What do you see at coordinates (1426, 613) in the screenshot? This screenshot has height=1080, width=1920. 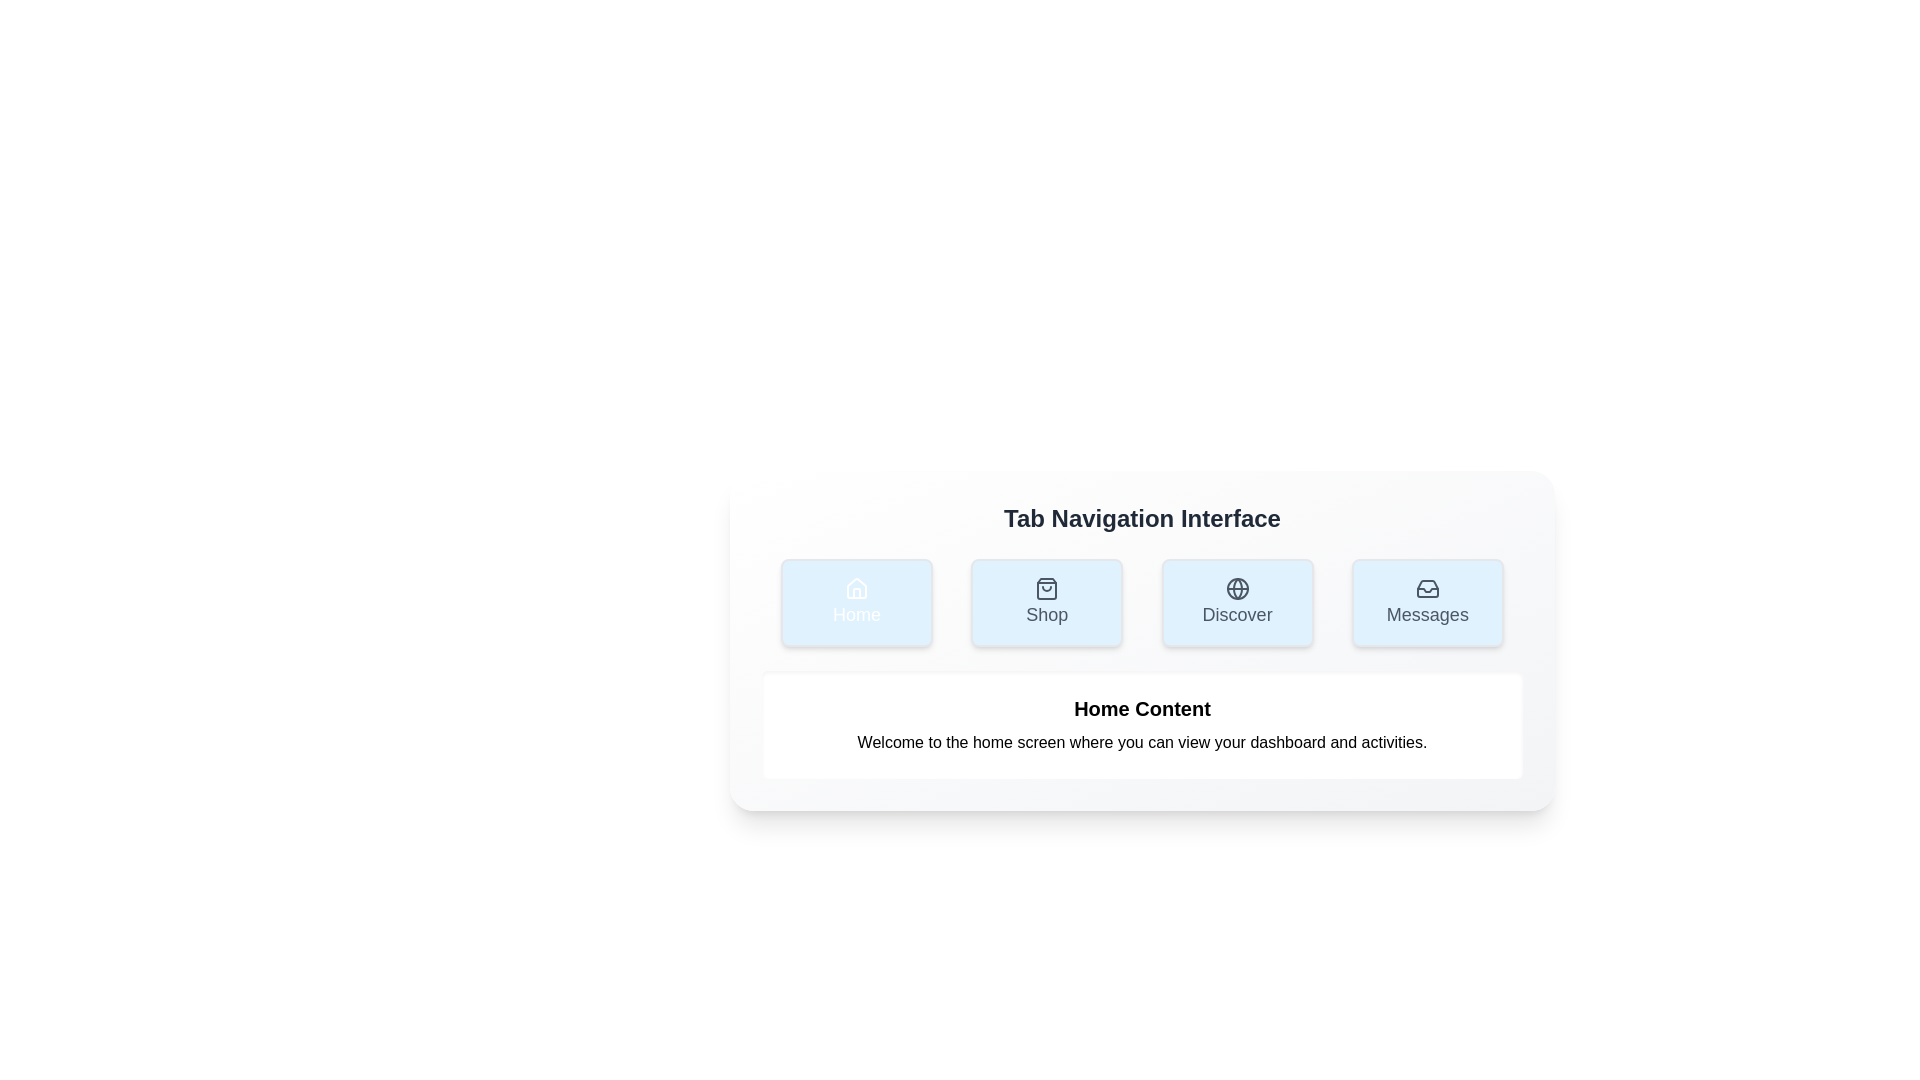 I see `the 'Messages' button, which is the fourth button in the horizontal navigation bar, featuring a light blue background and rounded corners` at bounding box center [1426, 613].